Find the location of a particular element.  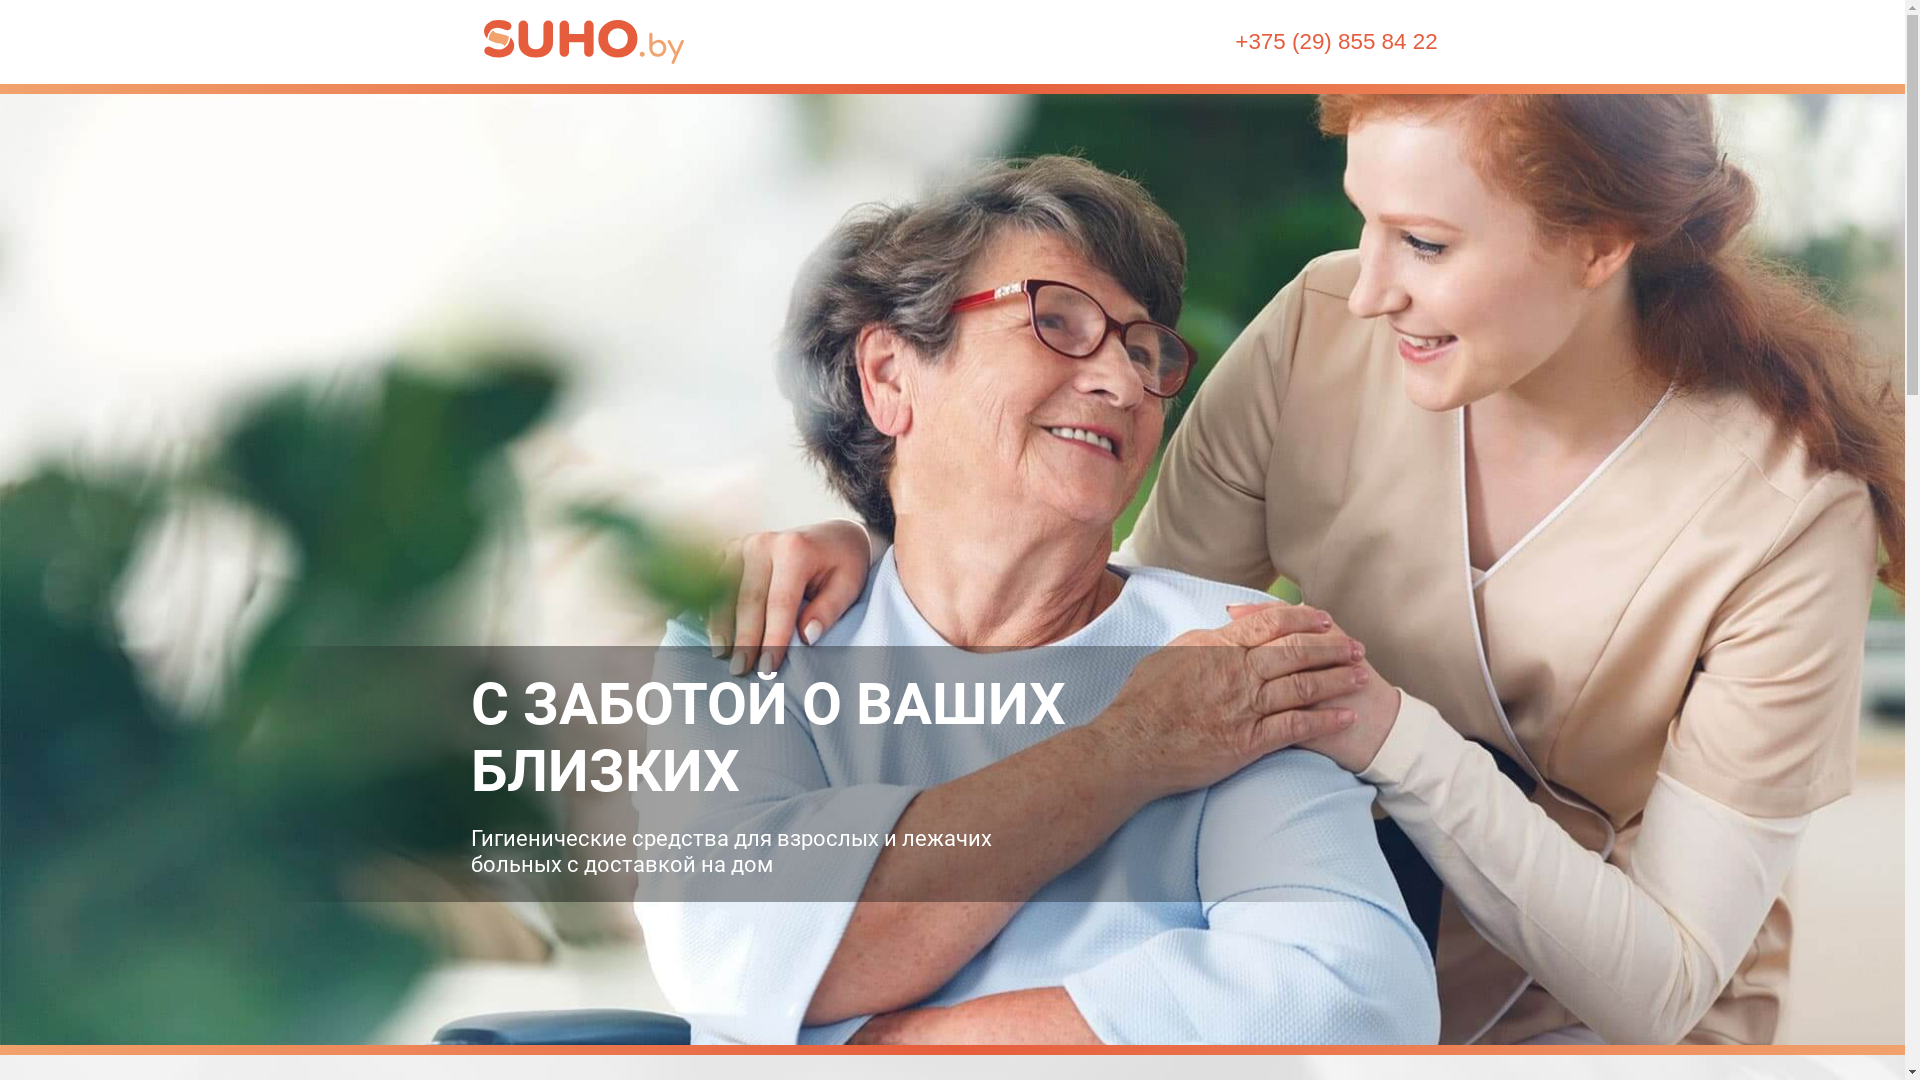

'+375 (29) 855 84 22' is located at coordinates (1233, 42).